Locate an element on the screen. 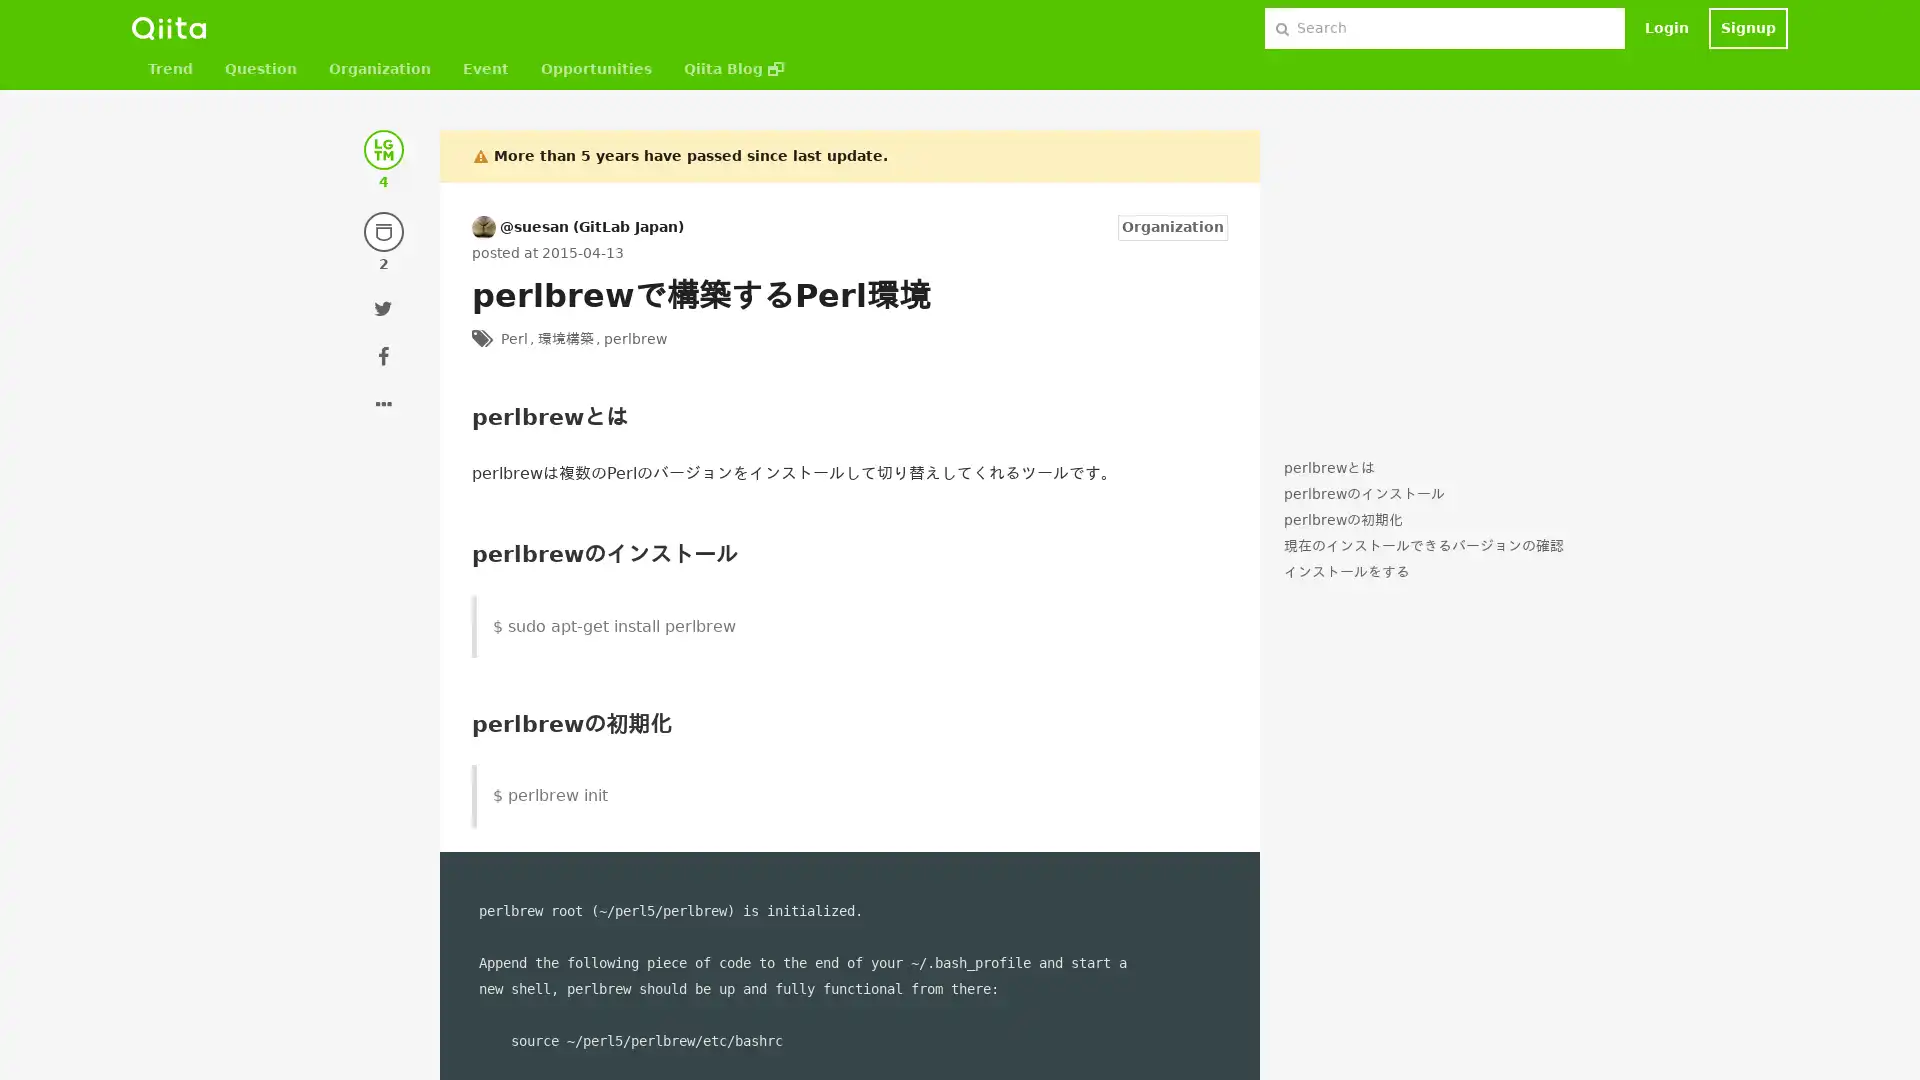 This screenshot has height=1080, width=1920. twitter is located at coordinates (384, 308).